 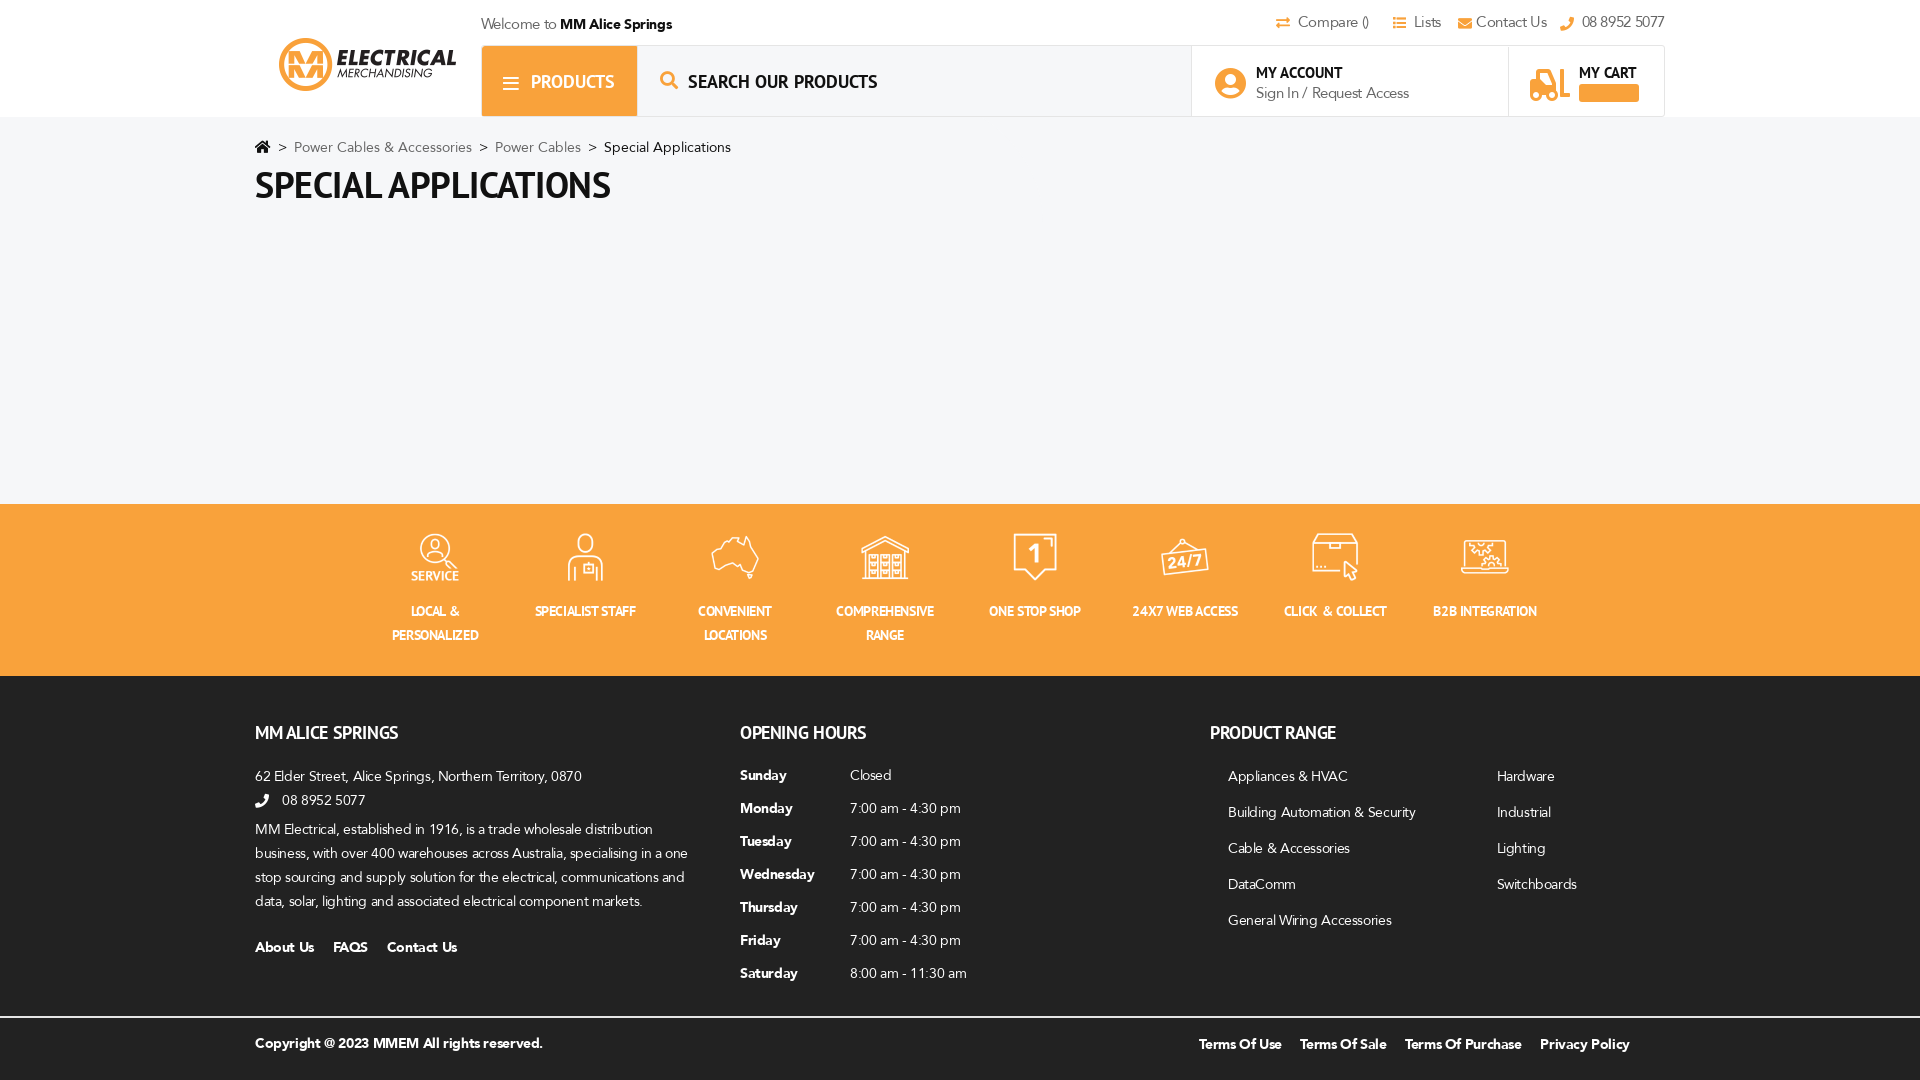 What do you see at coordinates (1535, 882) in the screenshot?
I see `'Switchboards'` at bounding box center [1535, 882].